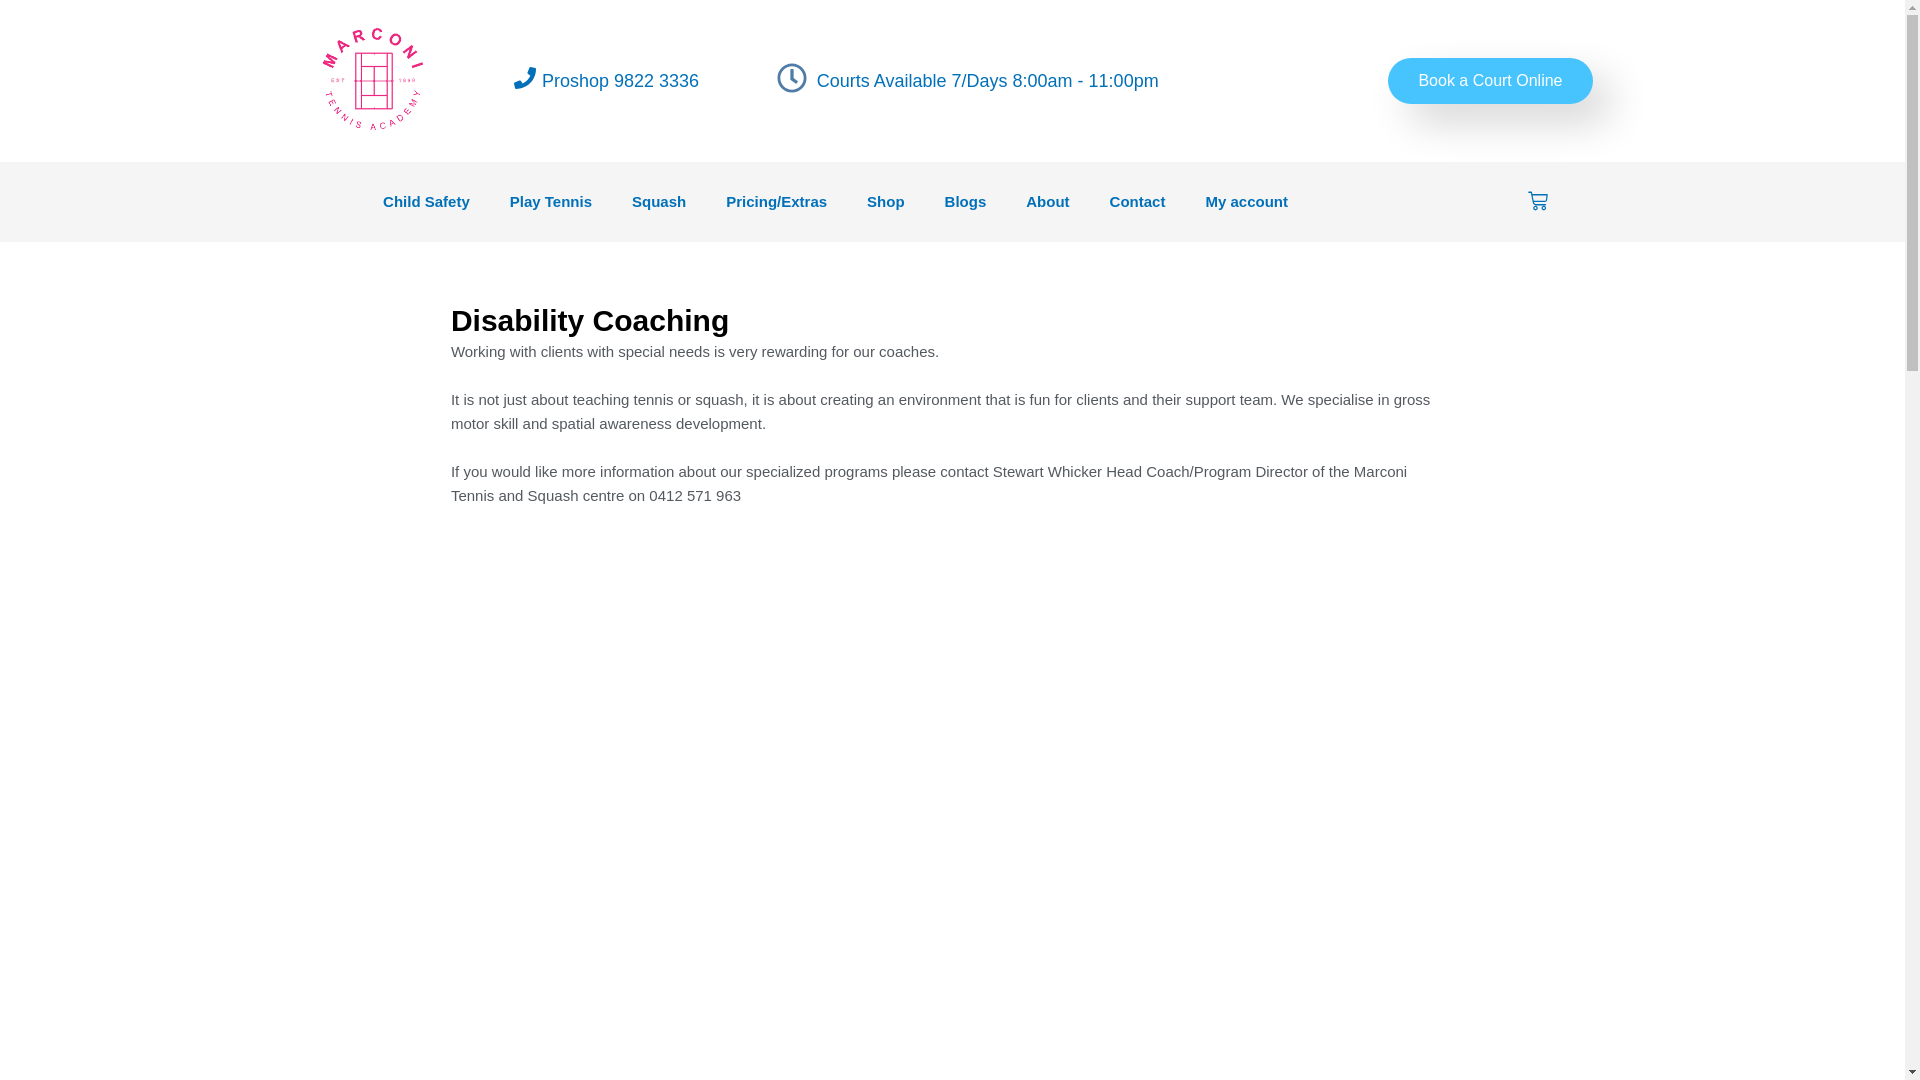  What do you see at coordinates (1137, 201) in the screenshot?
I see `'Contact'` at bounding box center [1137, 201].